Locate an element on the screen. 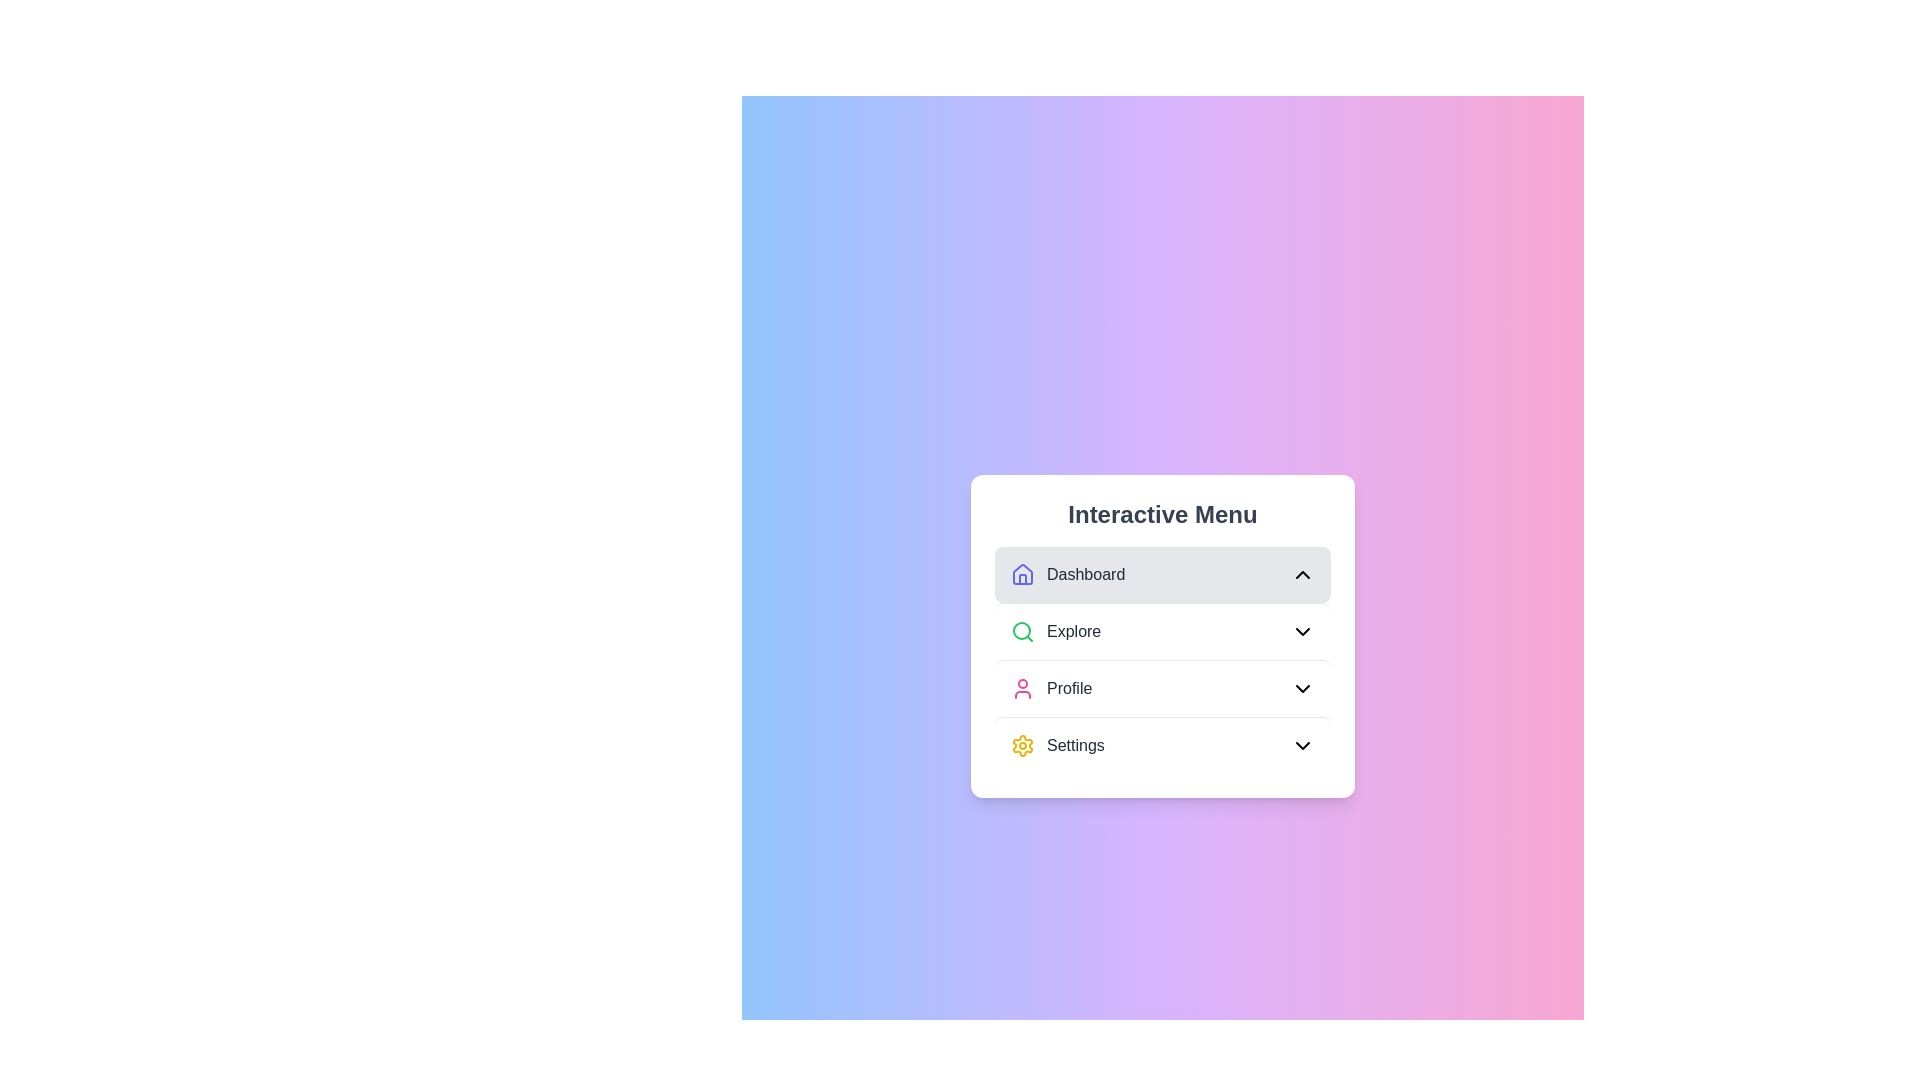  the menu item Profile to preview its interaction is located at coordinates (1162, 686).